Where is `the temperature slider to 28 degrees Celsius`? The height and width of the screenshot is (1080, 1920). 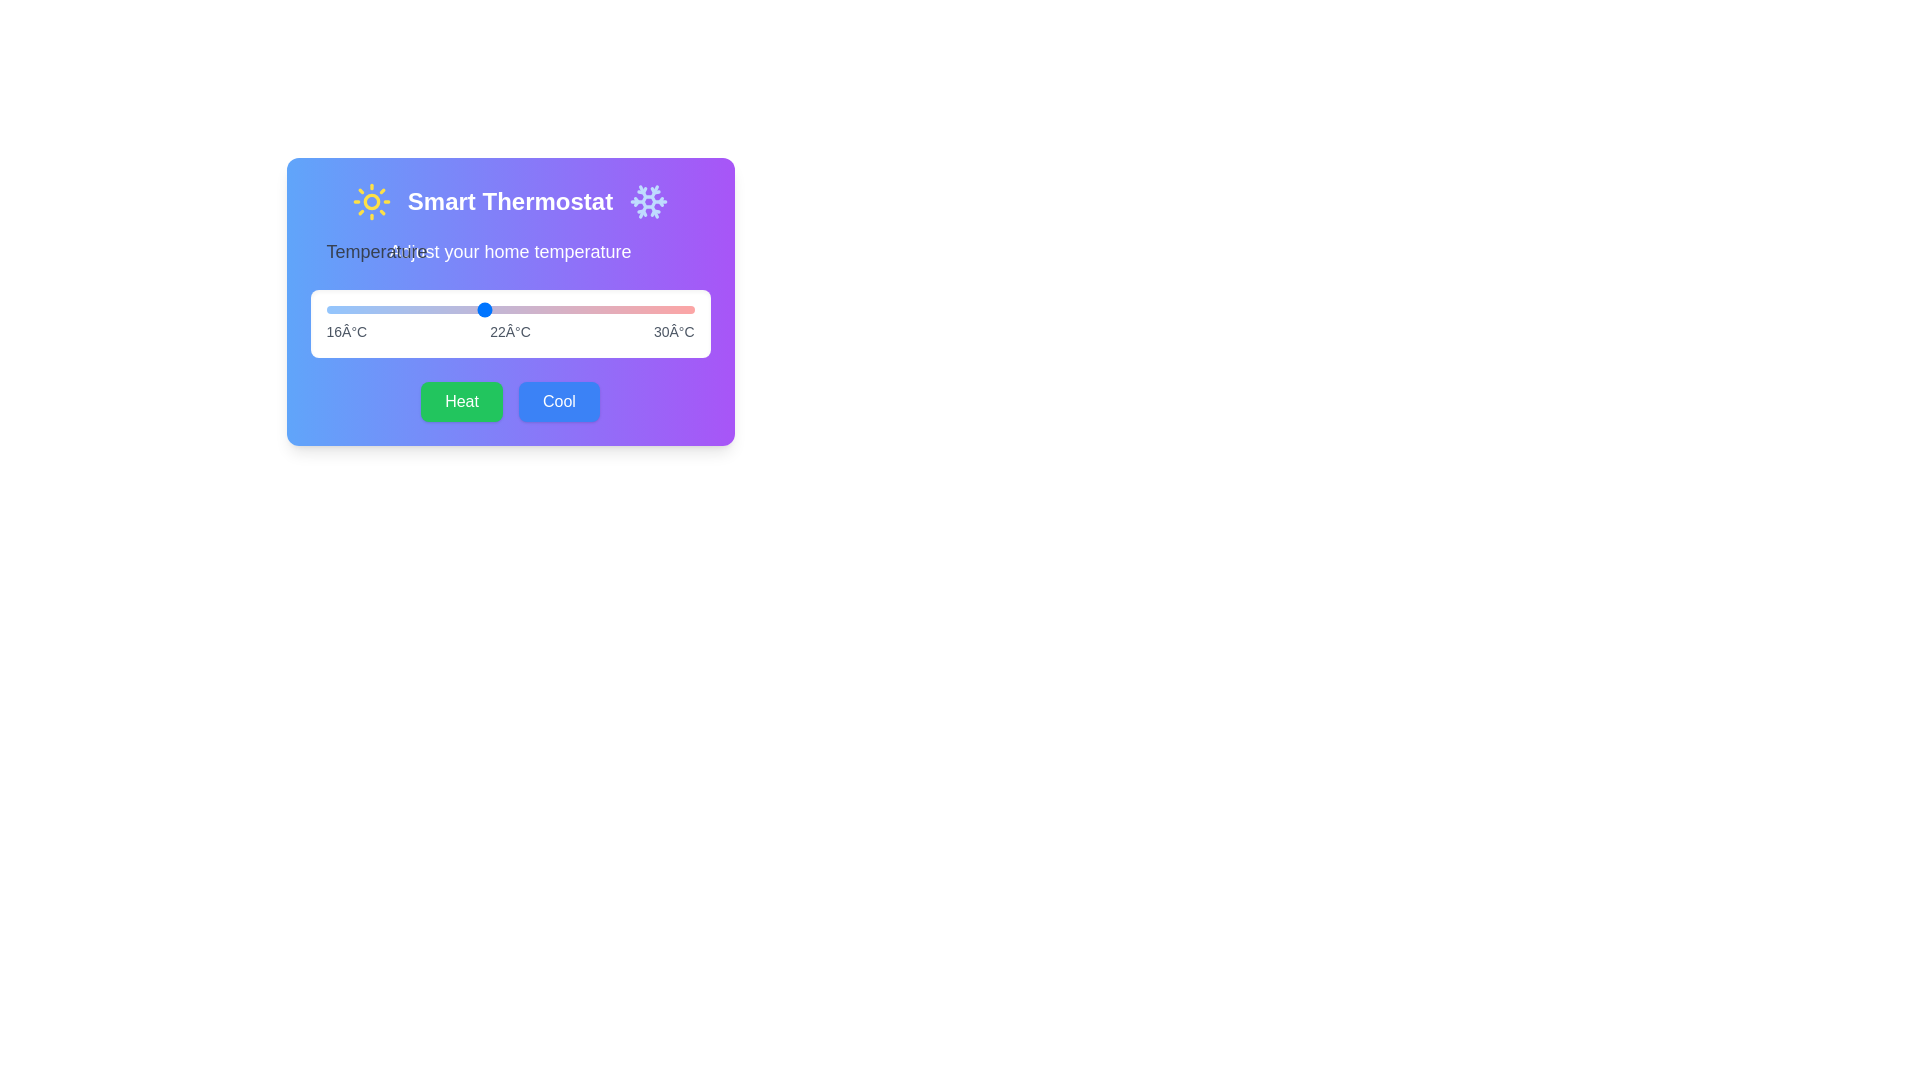
the temperature slider to 28 degrees Celsius is located at coordinates (641, 309).